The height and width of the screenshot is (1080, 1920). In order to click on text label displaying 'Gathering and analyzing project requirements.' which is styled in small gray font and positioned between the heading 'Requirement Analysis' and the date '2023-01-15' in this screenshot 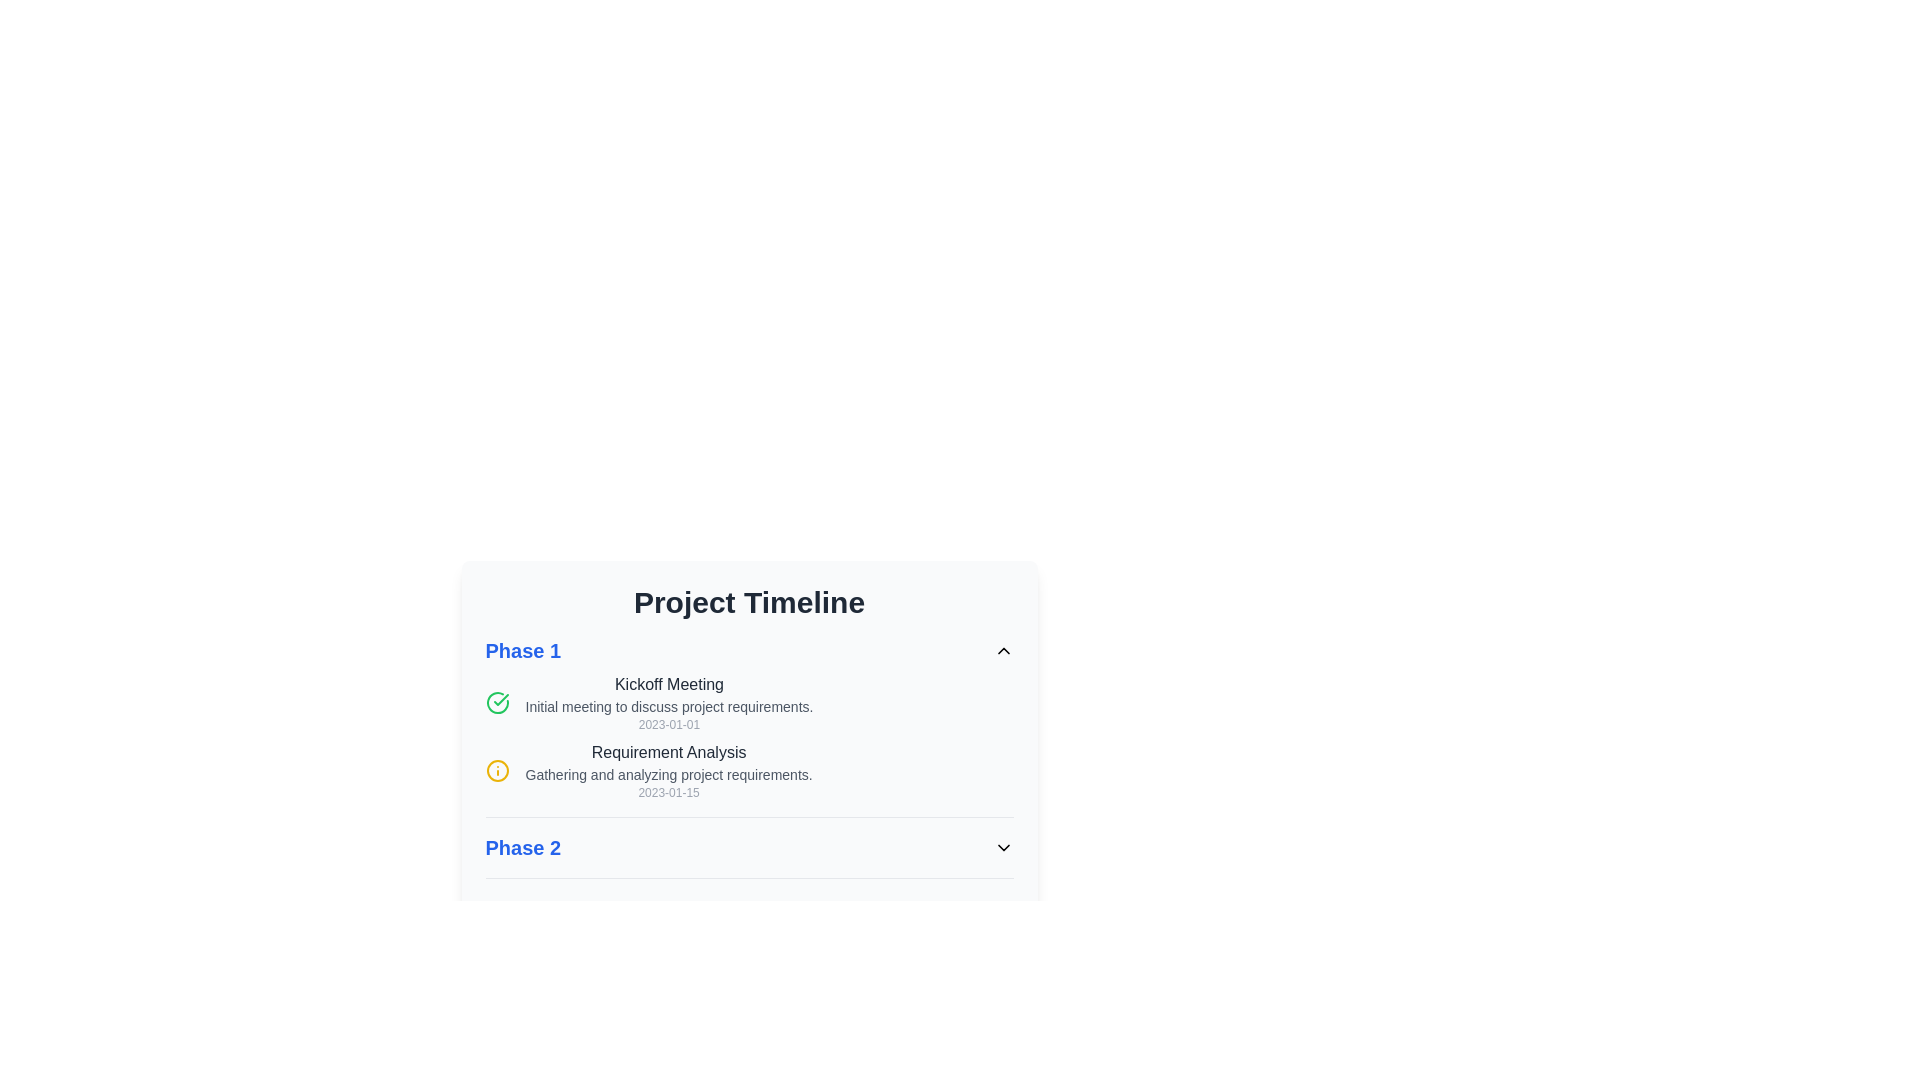, I will do `click(669, 774)`.